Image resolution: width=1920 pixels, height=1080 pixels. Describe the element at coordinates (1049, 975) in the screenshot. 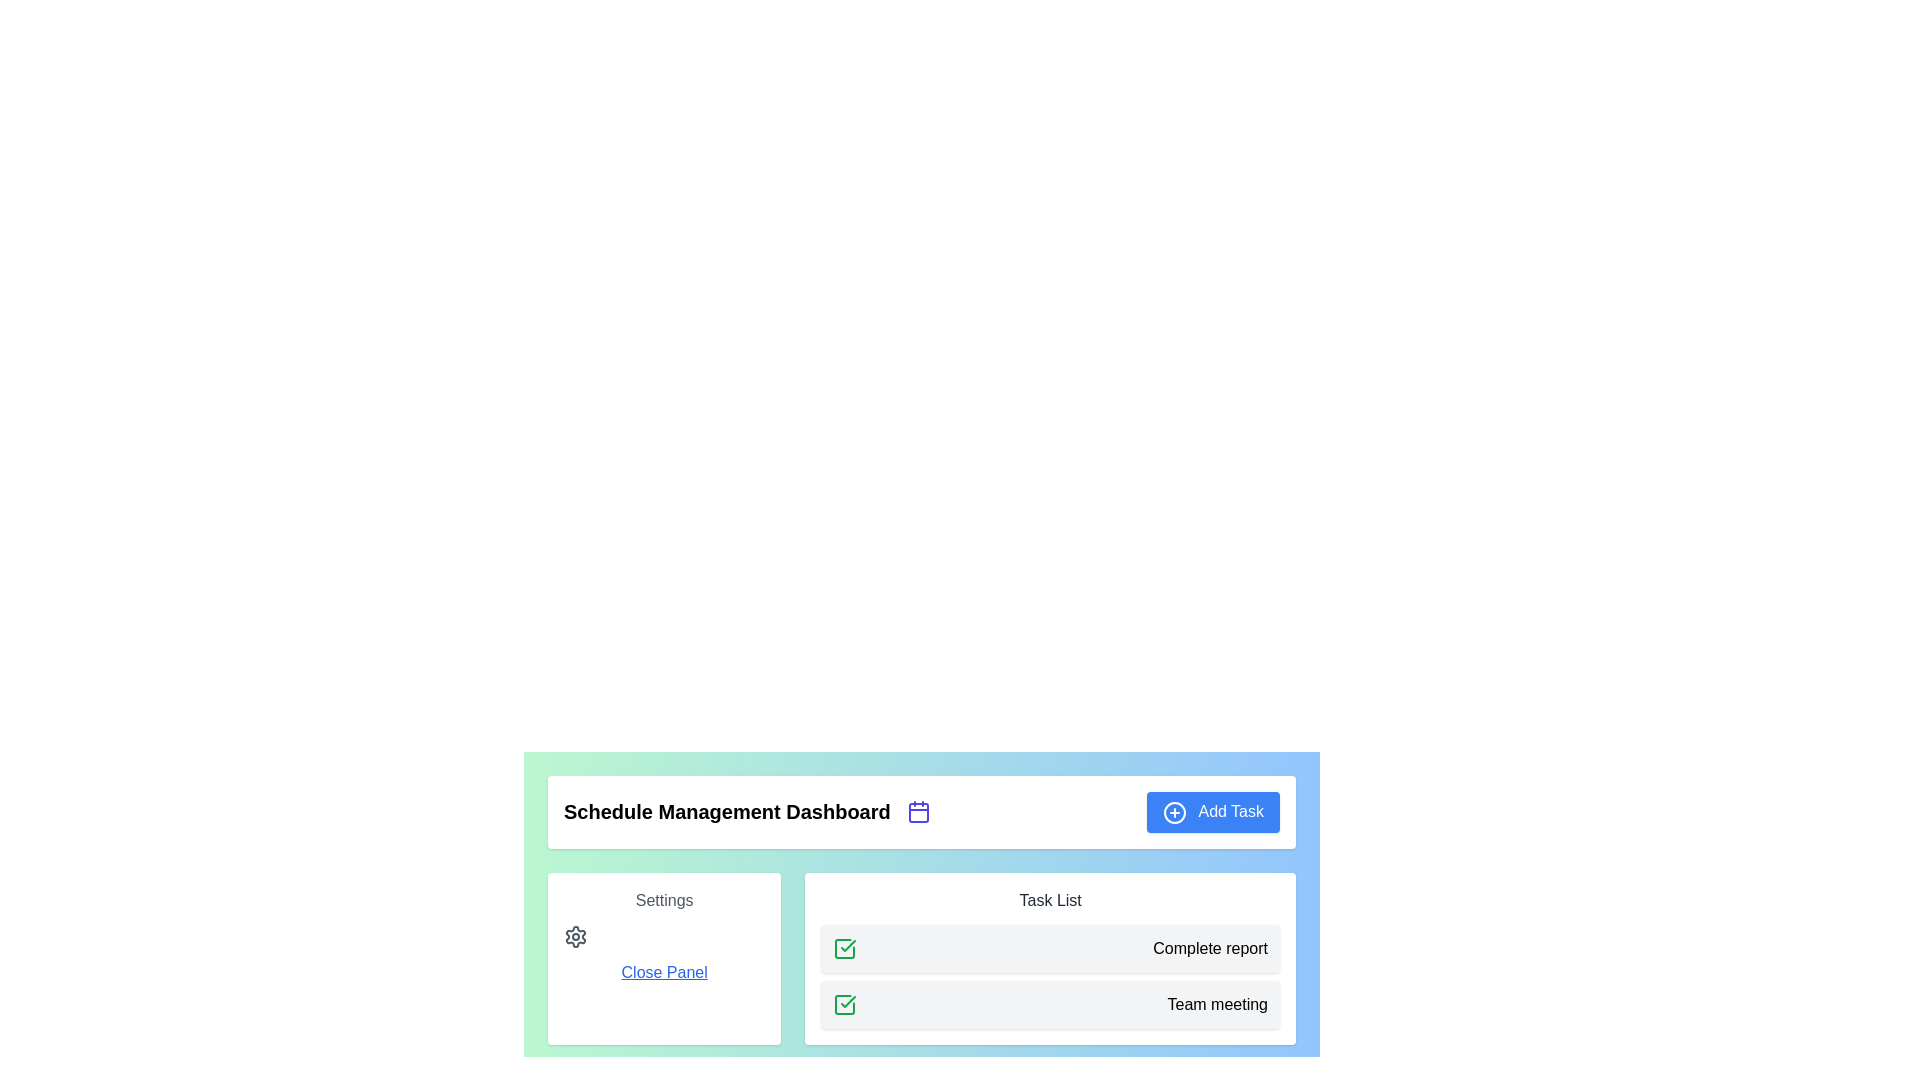

I see `the task list element located in the 'Task List' section, specifically positioned near the bottom right quadrant, displaying task completion with checkmarks and labels` at that location.